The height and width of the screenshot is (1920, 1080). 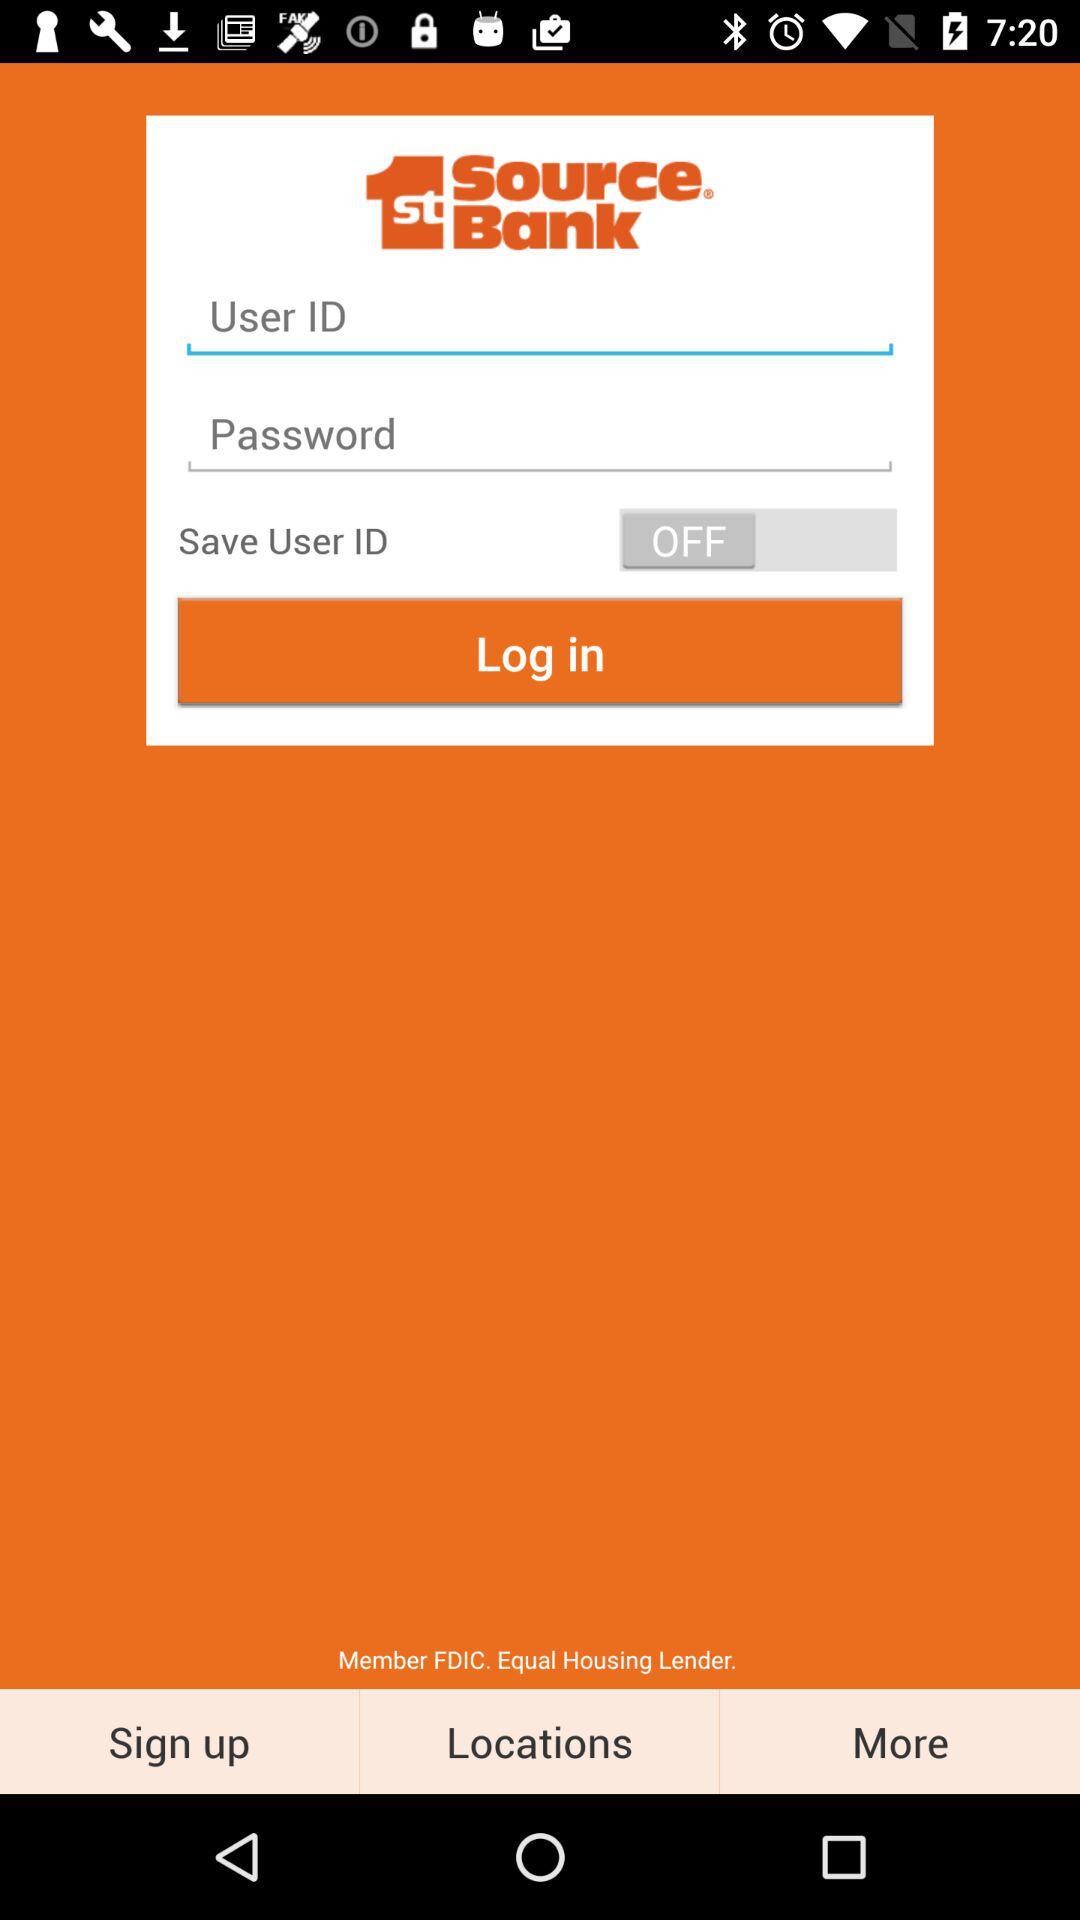 I want to click on sign up, so click(x=178, y=1740).